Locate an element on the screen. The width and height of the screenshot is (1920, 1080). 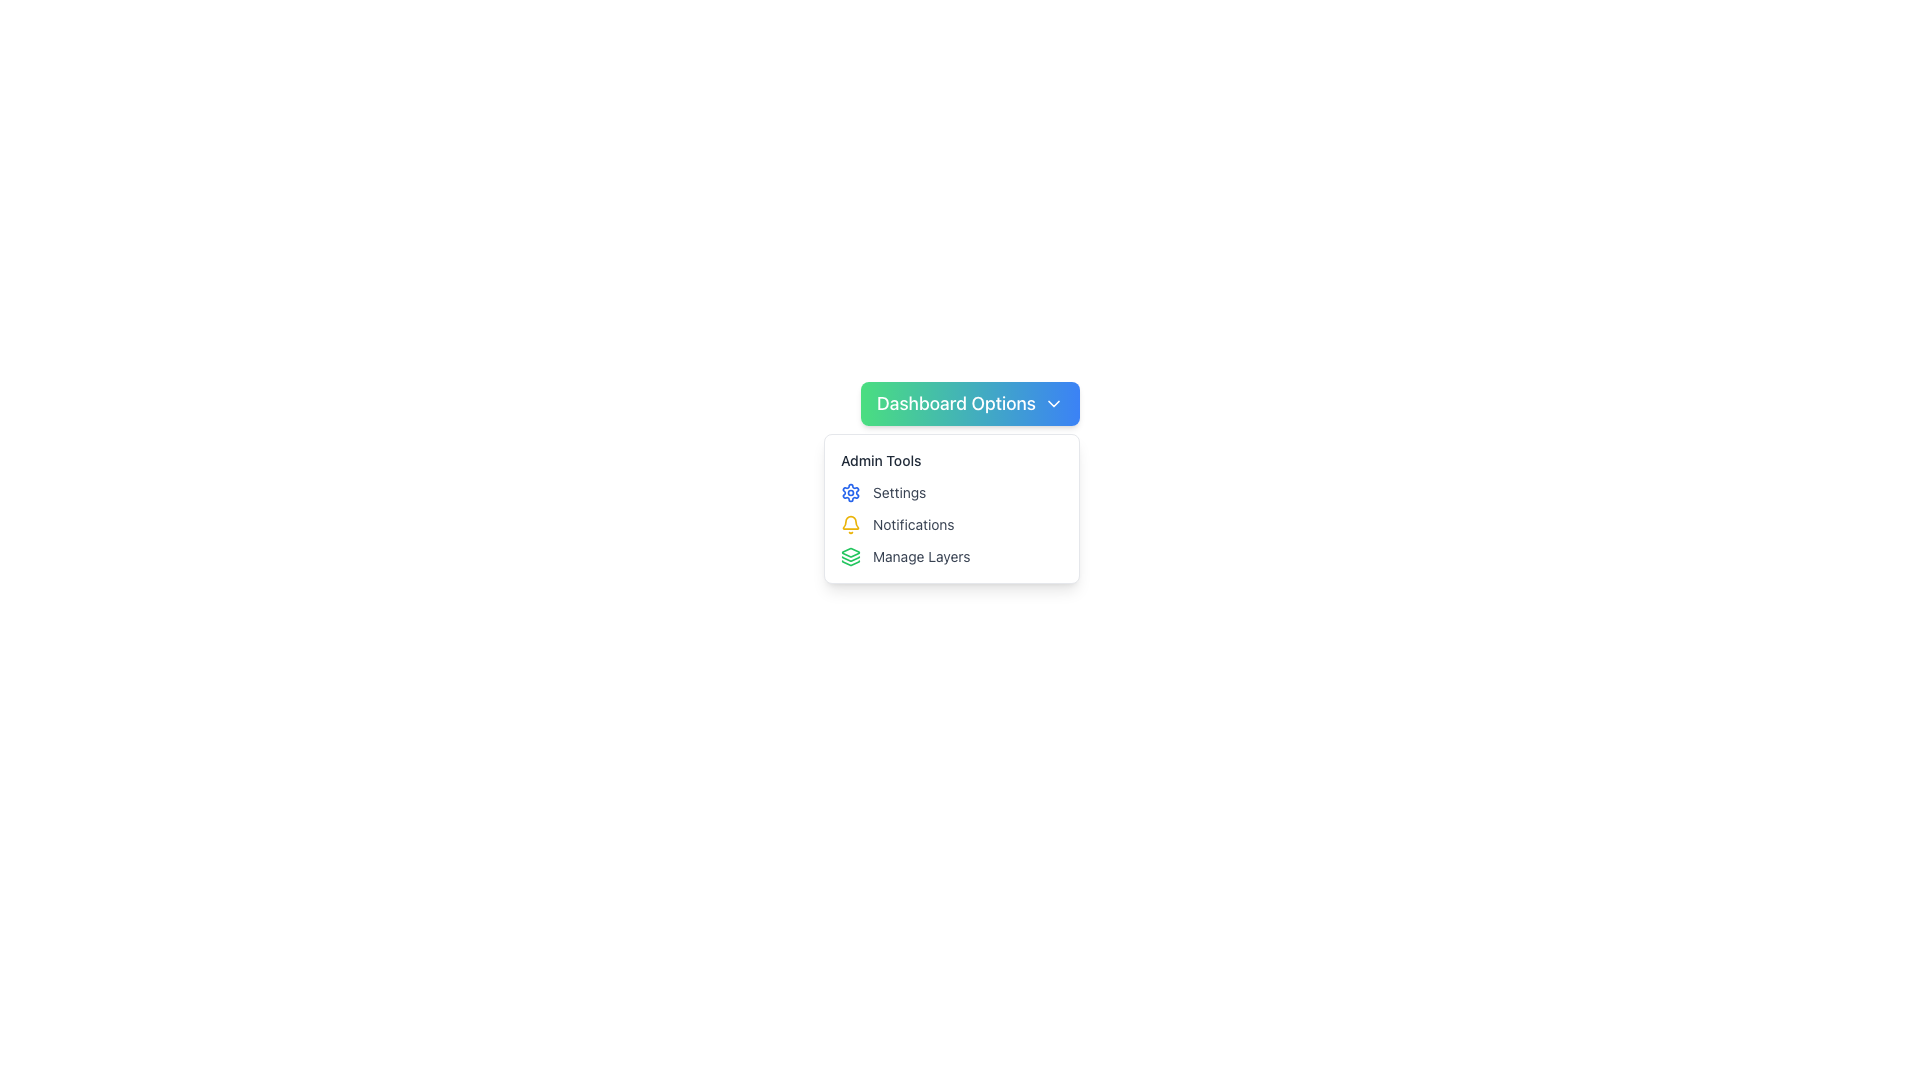
the 'Manage Layers' button located at the bottom of the 'Admin Tools' list, below the 'Notifications' option is located at coordinates (950, 556).